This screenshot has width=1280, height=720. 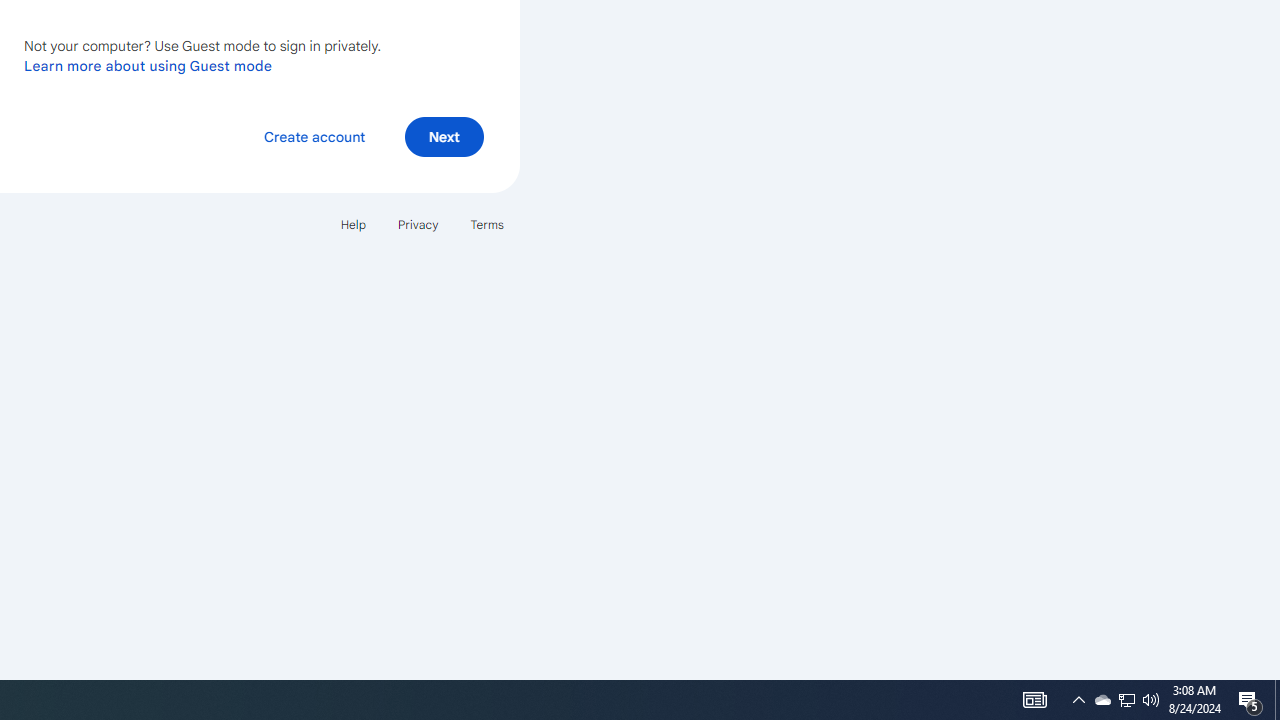 What do you see at coordinates (416, 224) in the screenshot?
I see `'Privacy'` at bounding box center [416, 224].